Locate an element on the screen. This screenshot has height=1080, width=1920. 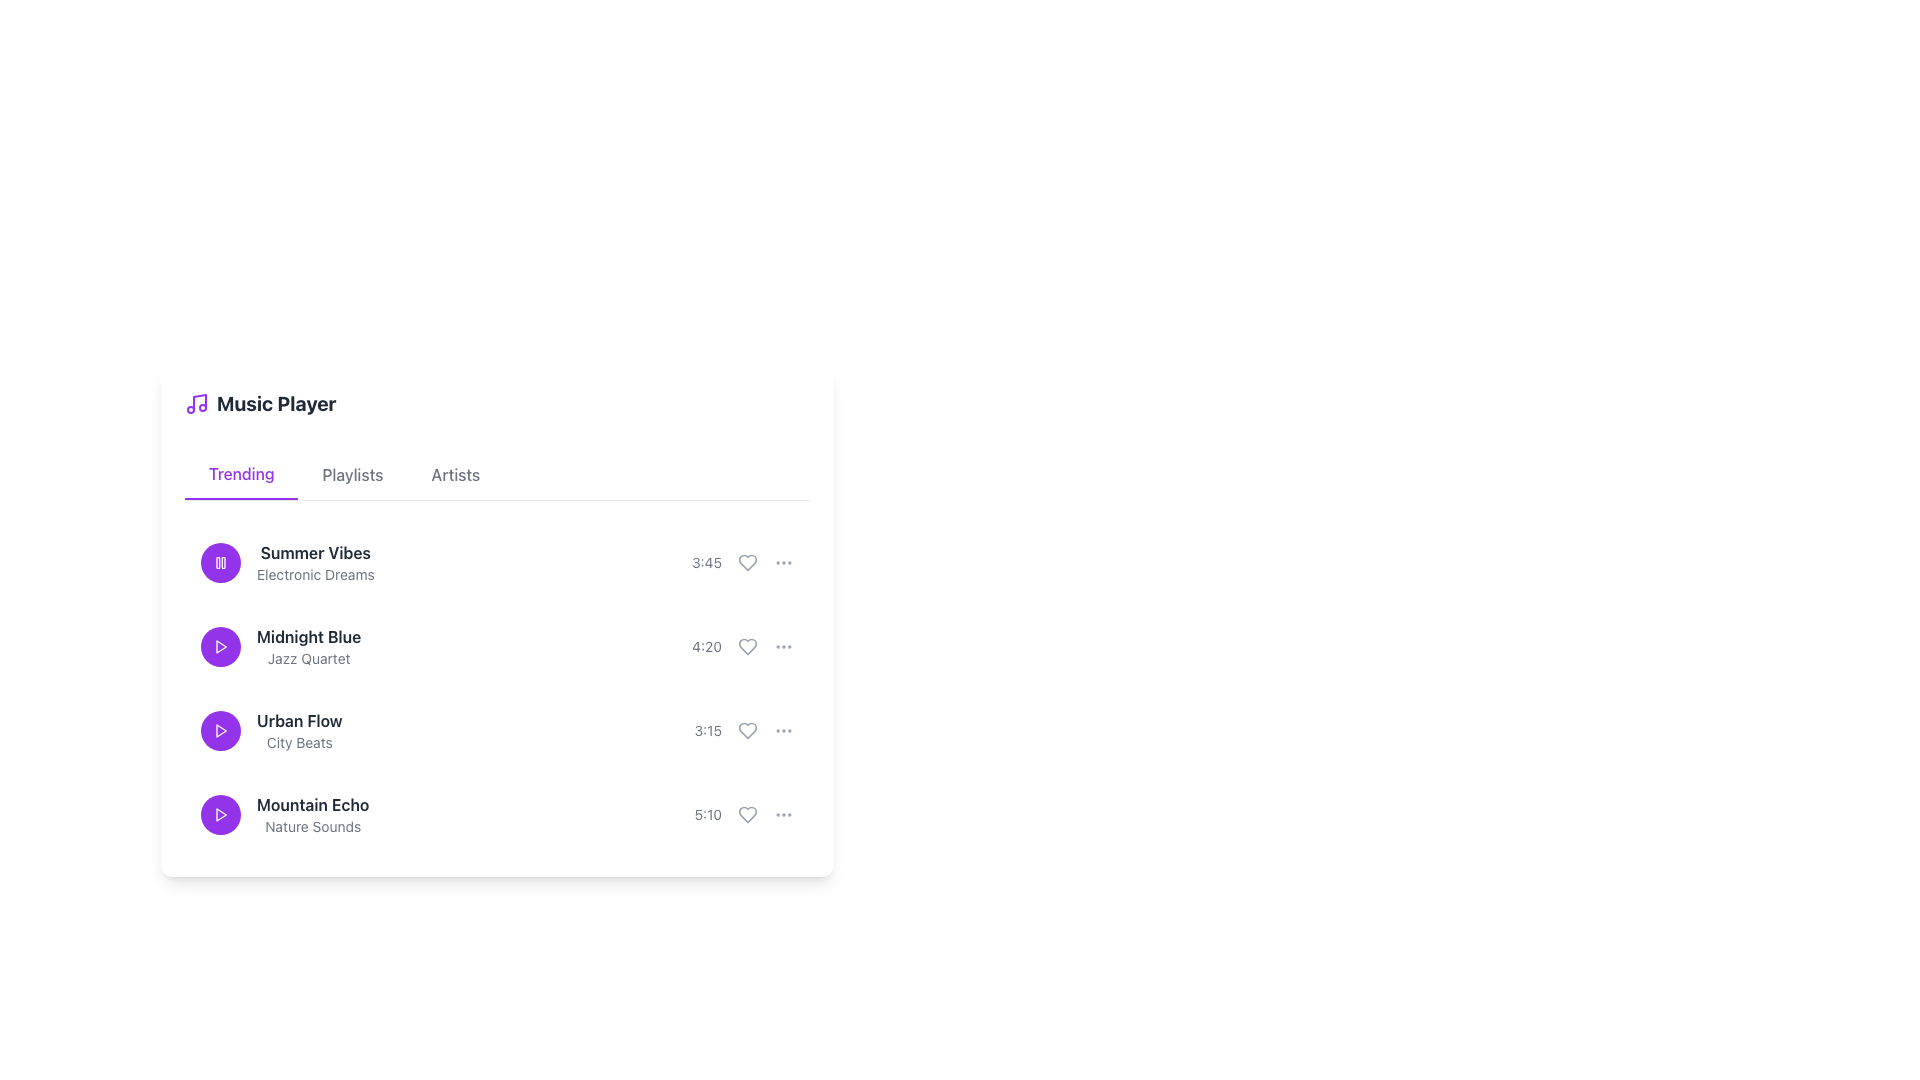
the text label displaying 'Summer Vibes', which is styled as a title in bold dark gray font, located in the first row under the 'Trending' tab of the music player interface is located at coordinates (314, 552).